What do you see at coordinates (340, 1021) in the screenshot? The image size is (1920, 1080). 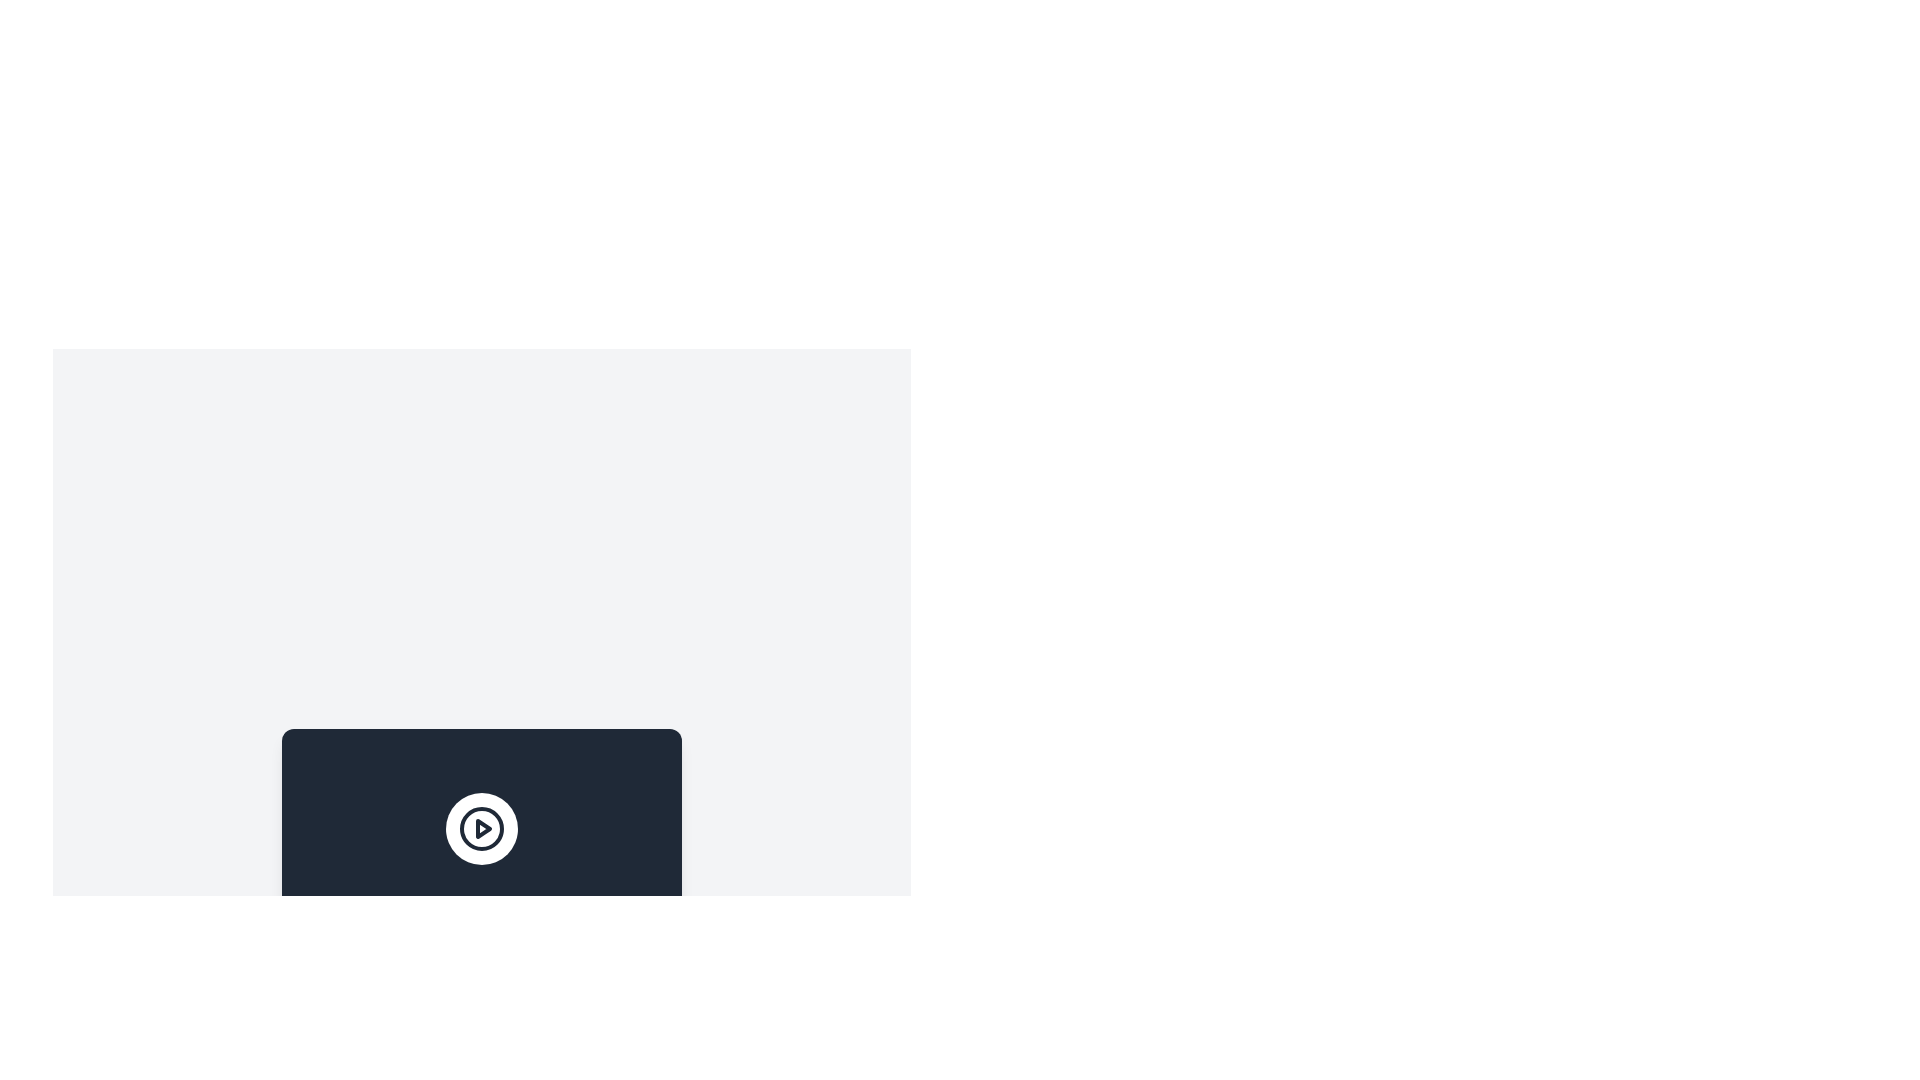 I see `the text label displaying 'Like' which is positioned immediately to the right of a heart icon` at bounding box center [340, 1021].